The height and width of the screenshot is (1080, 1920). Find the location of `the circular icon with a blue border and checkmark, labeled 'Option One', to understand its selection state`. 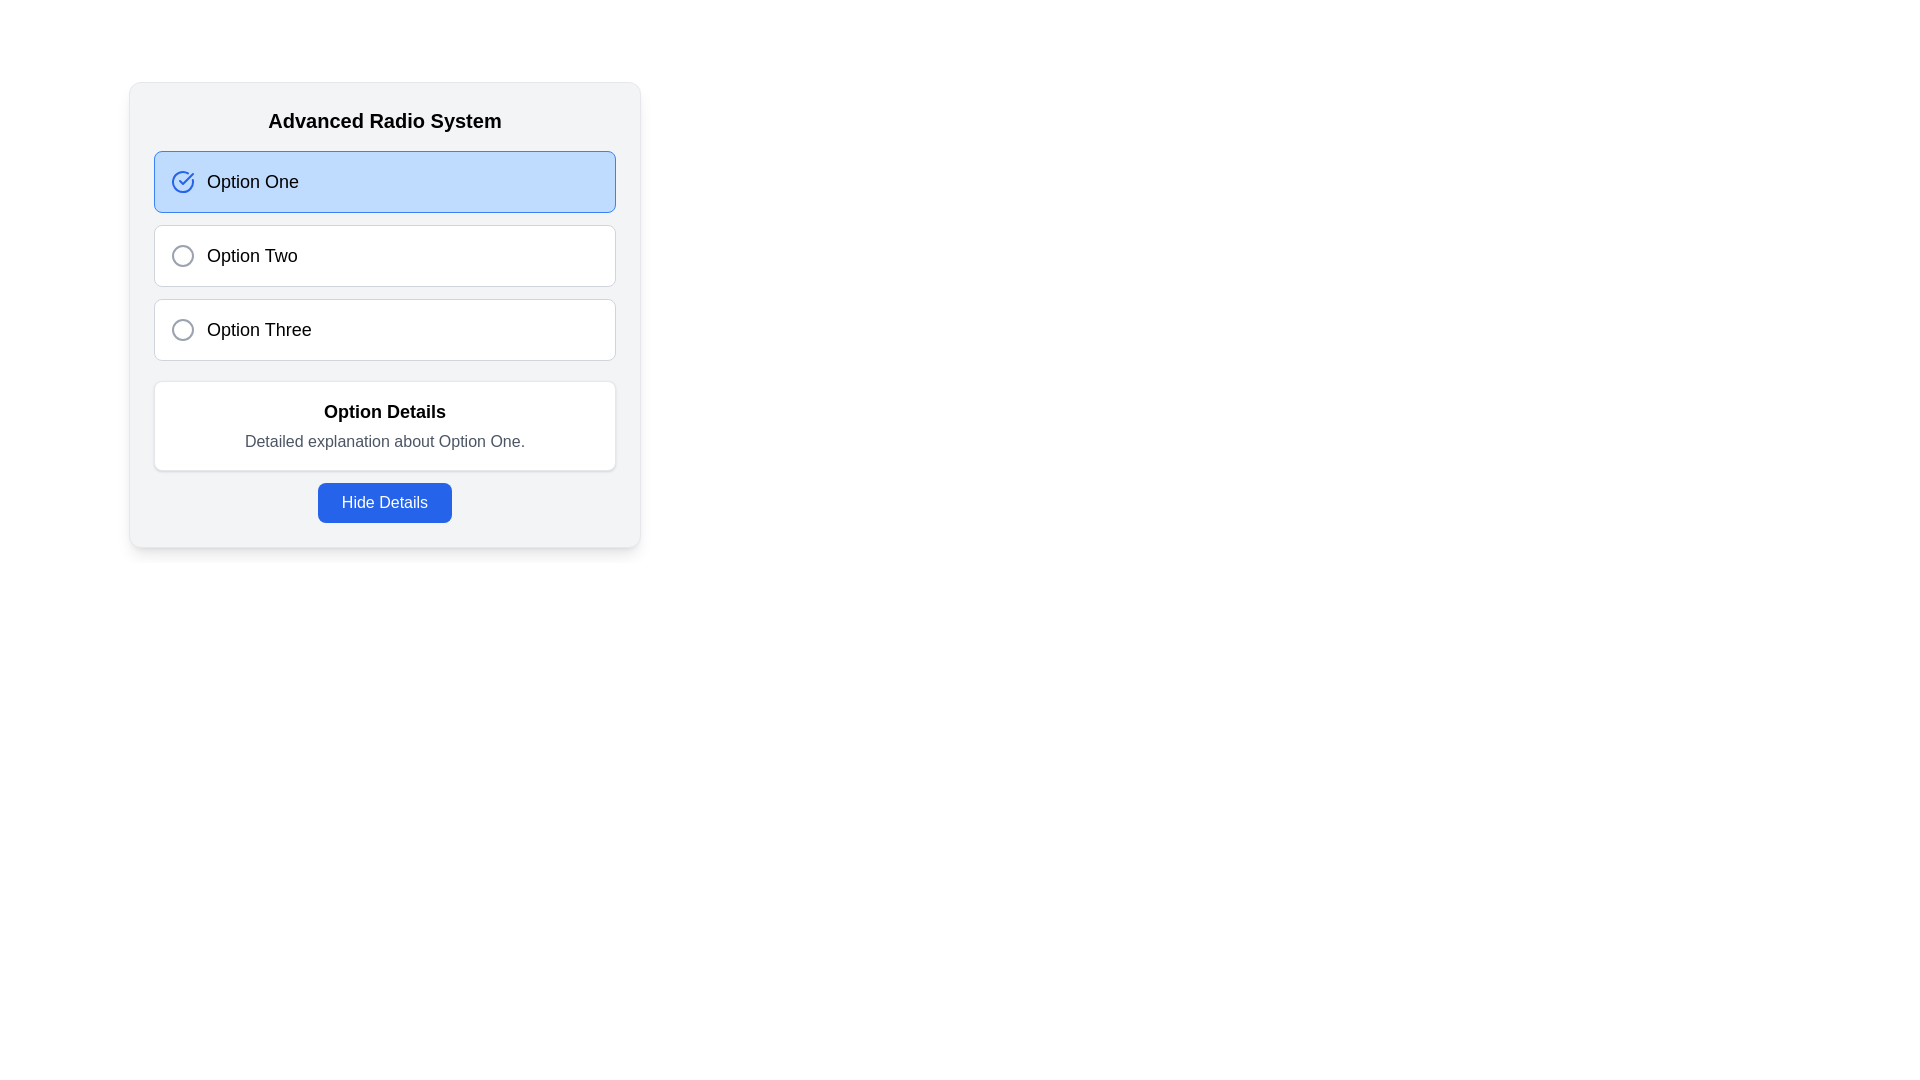

the circular icon with a blue border and checkmark, labeled 'Option One', to understand its selection state is located at coordinates (182, 181).